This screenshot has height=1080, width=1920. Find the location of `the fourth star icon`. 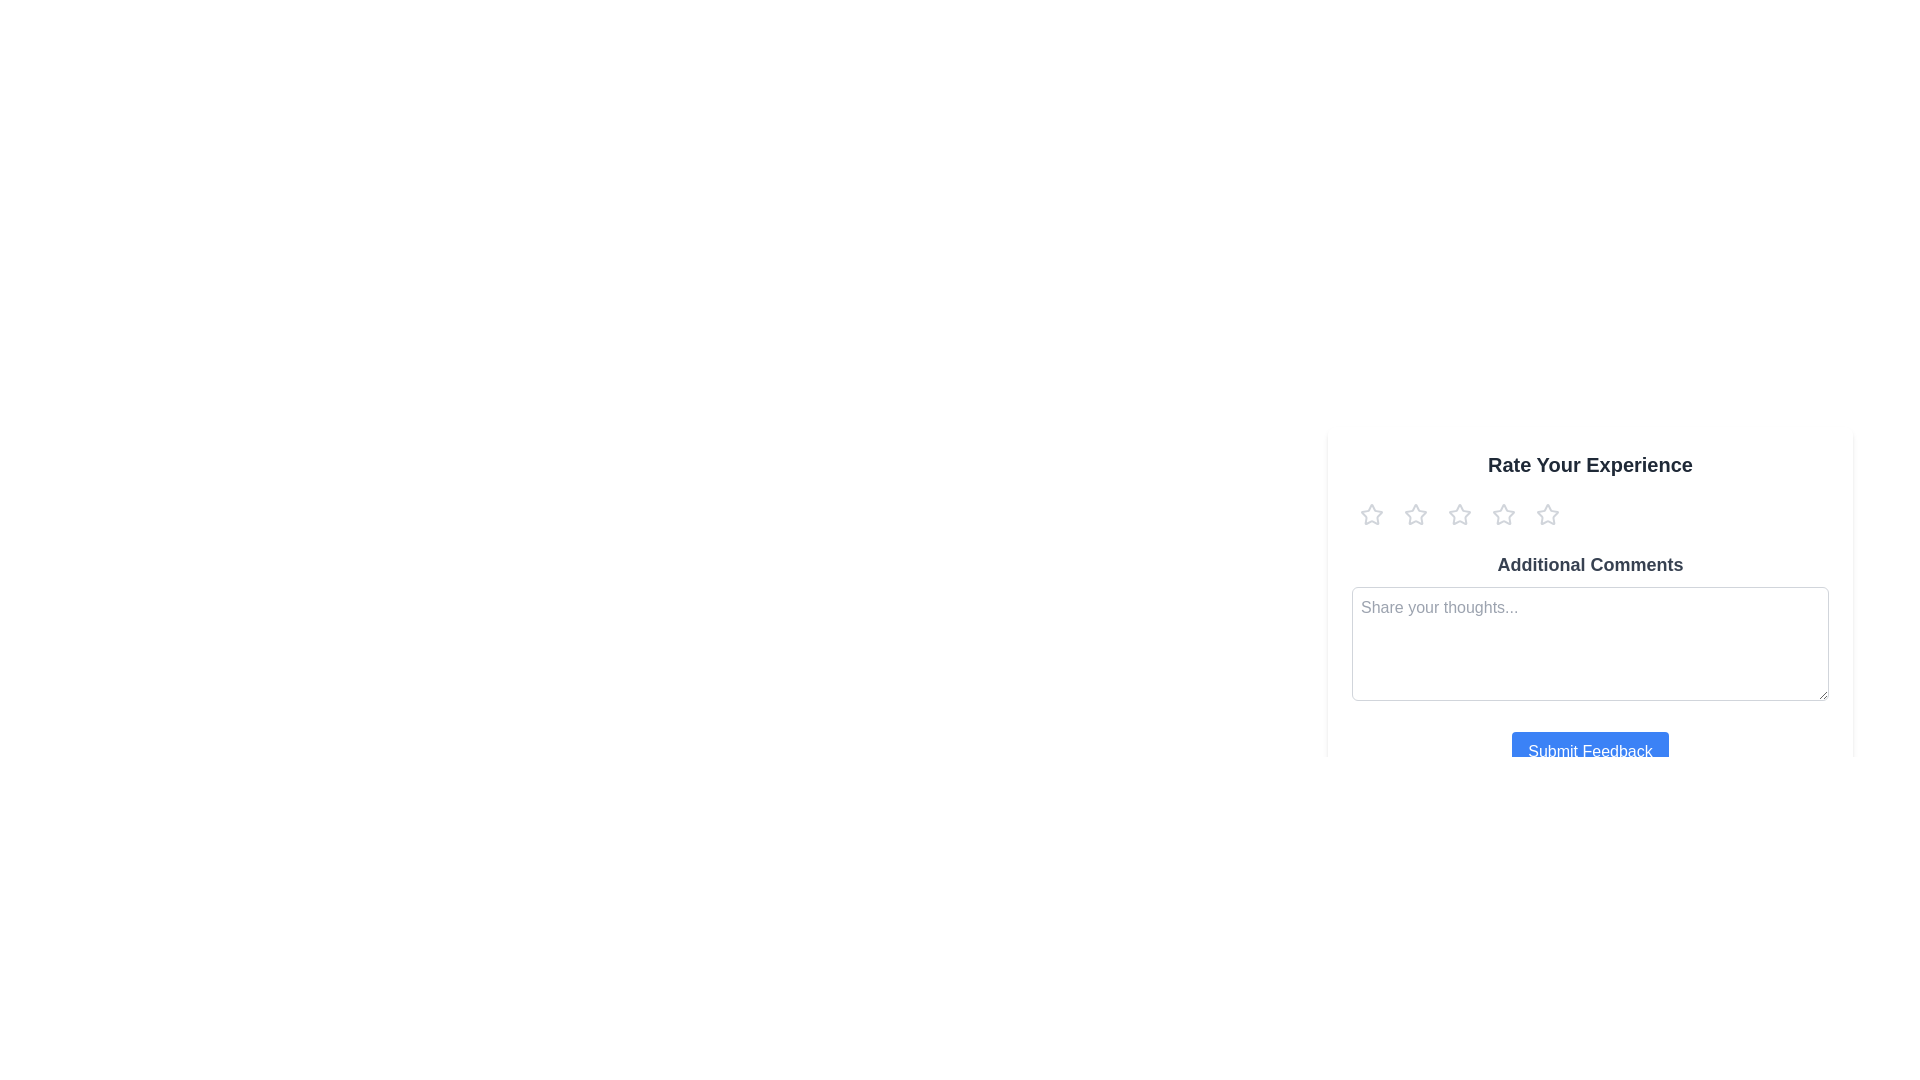

the fourth star icon is located at coordinates (1547, 514).